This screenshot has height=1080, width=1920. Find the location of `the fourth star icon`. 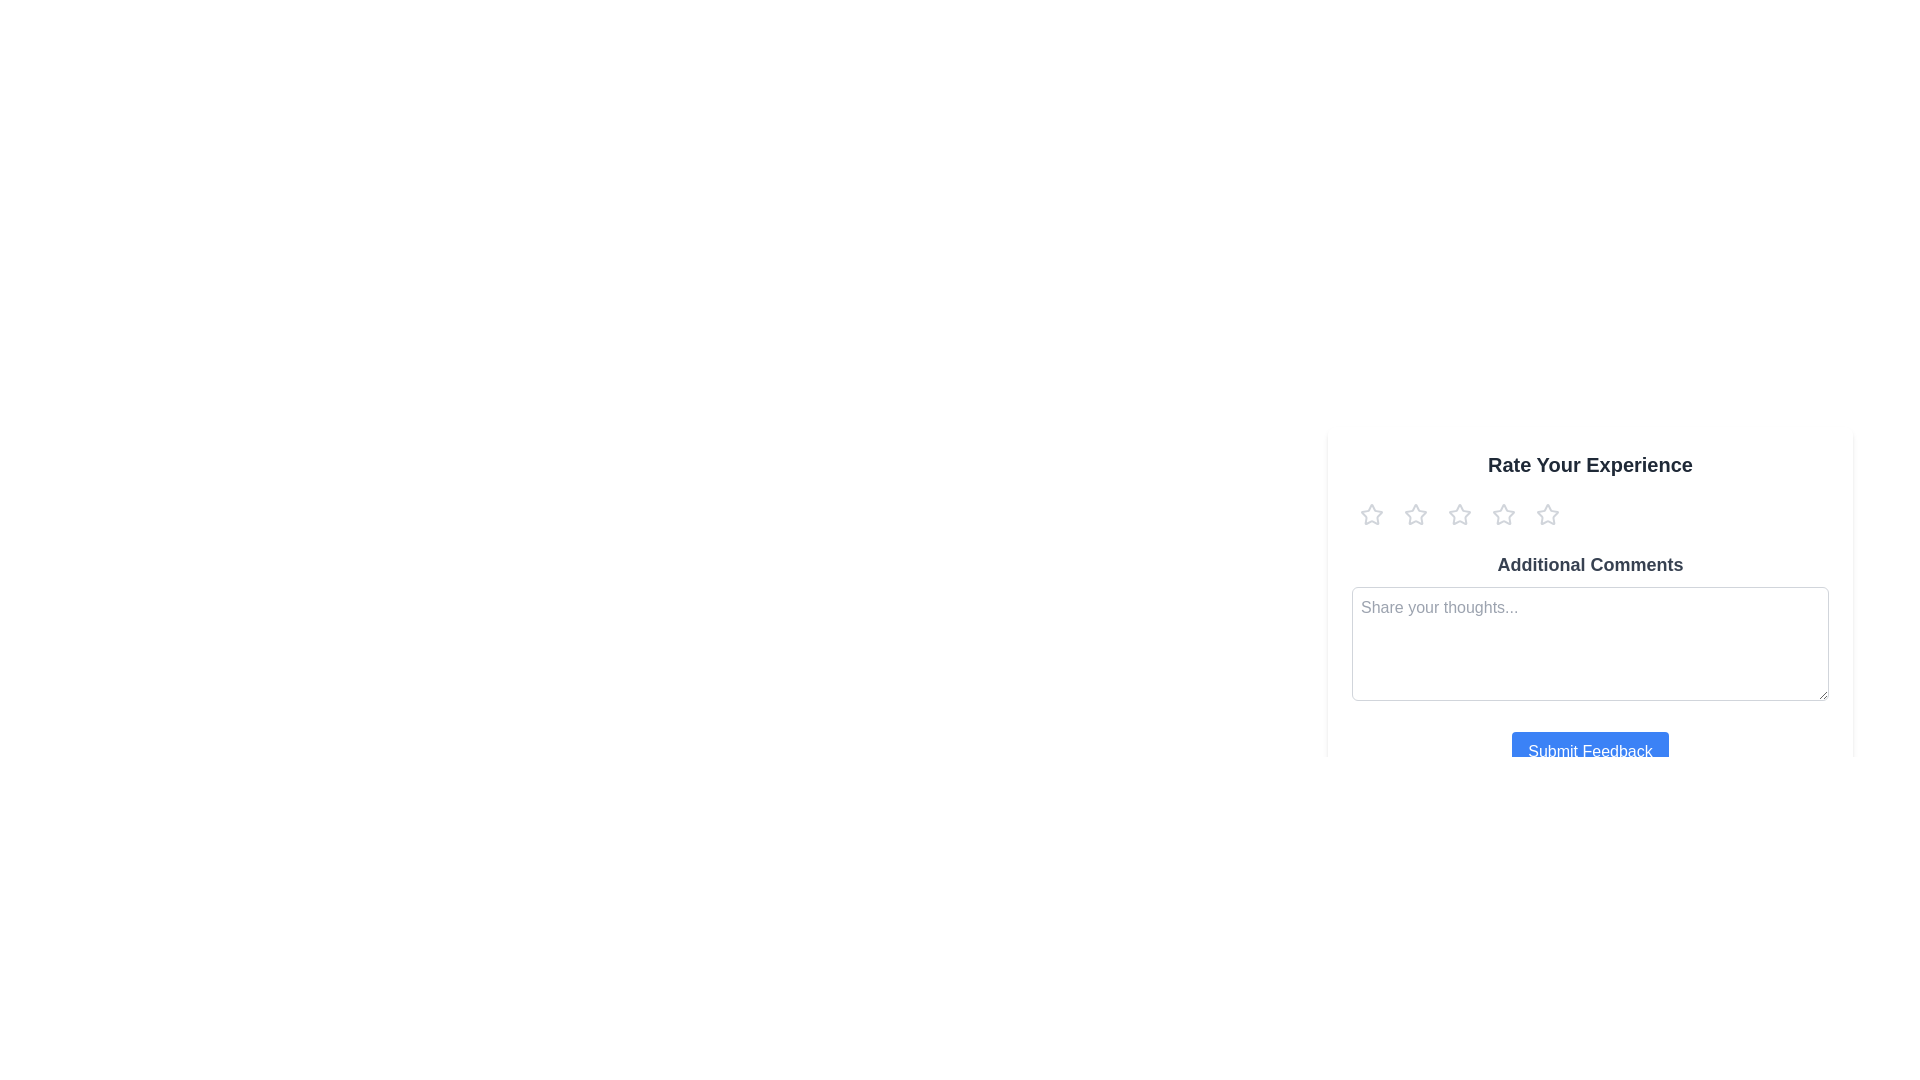

the fourth star icon is located at coordinates (1547, 514).